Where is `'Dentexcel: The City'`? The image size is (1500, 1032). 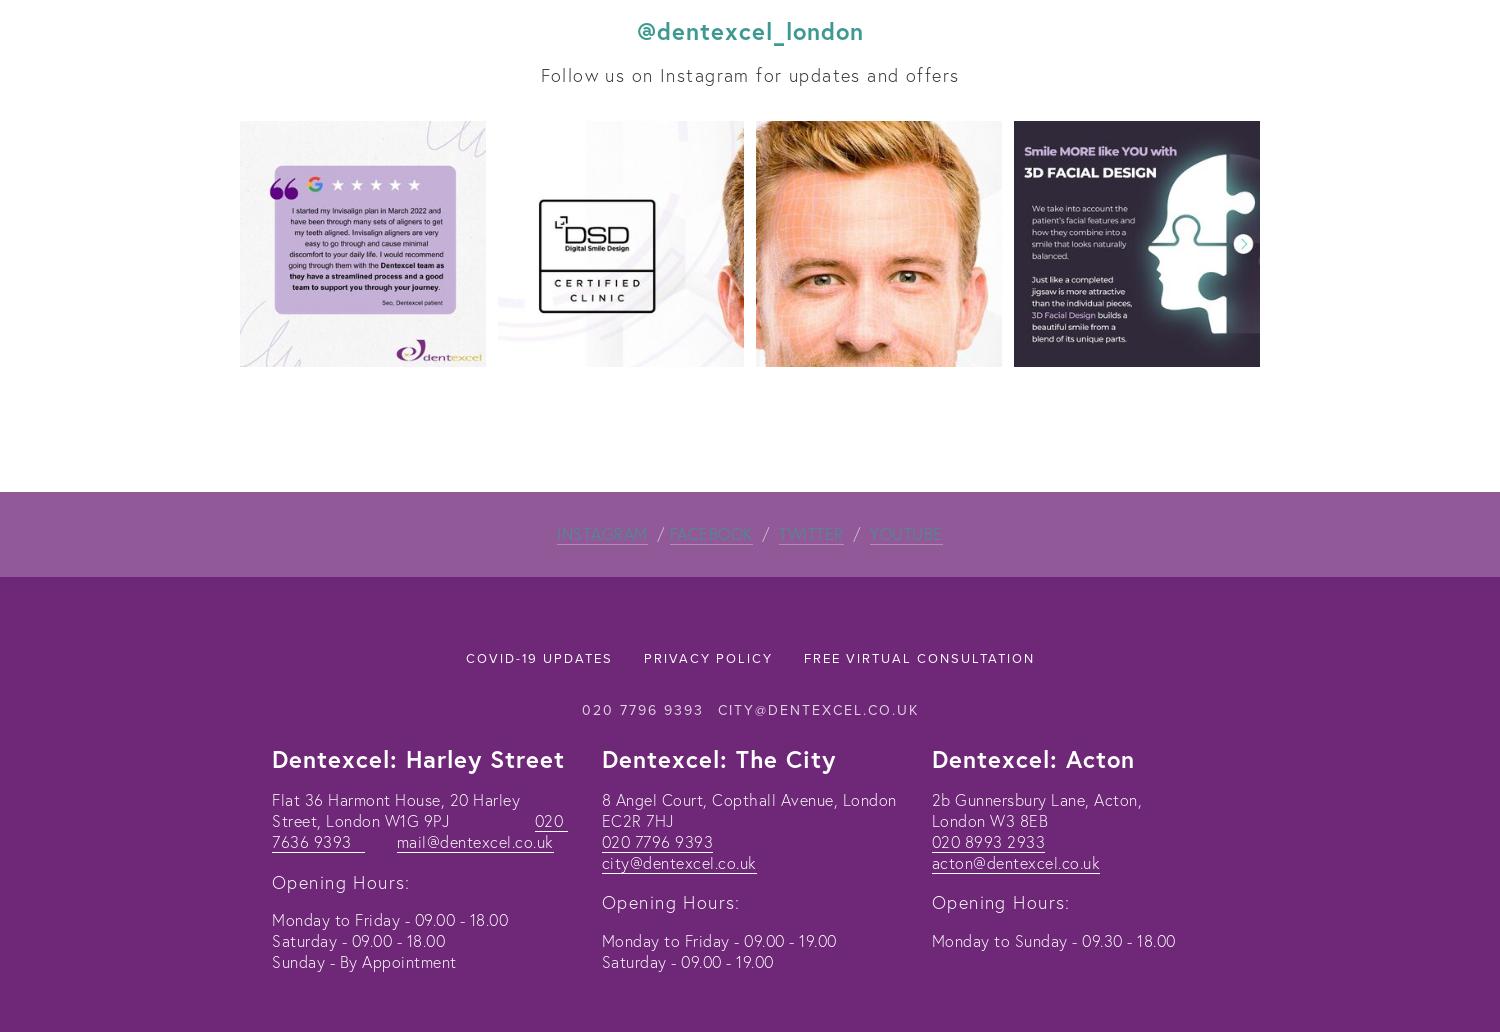
'Dentexcel: The City' is located at coordinates (717, 758).